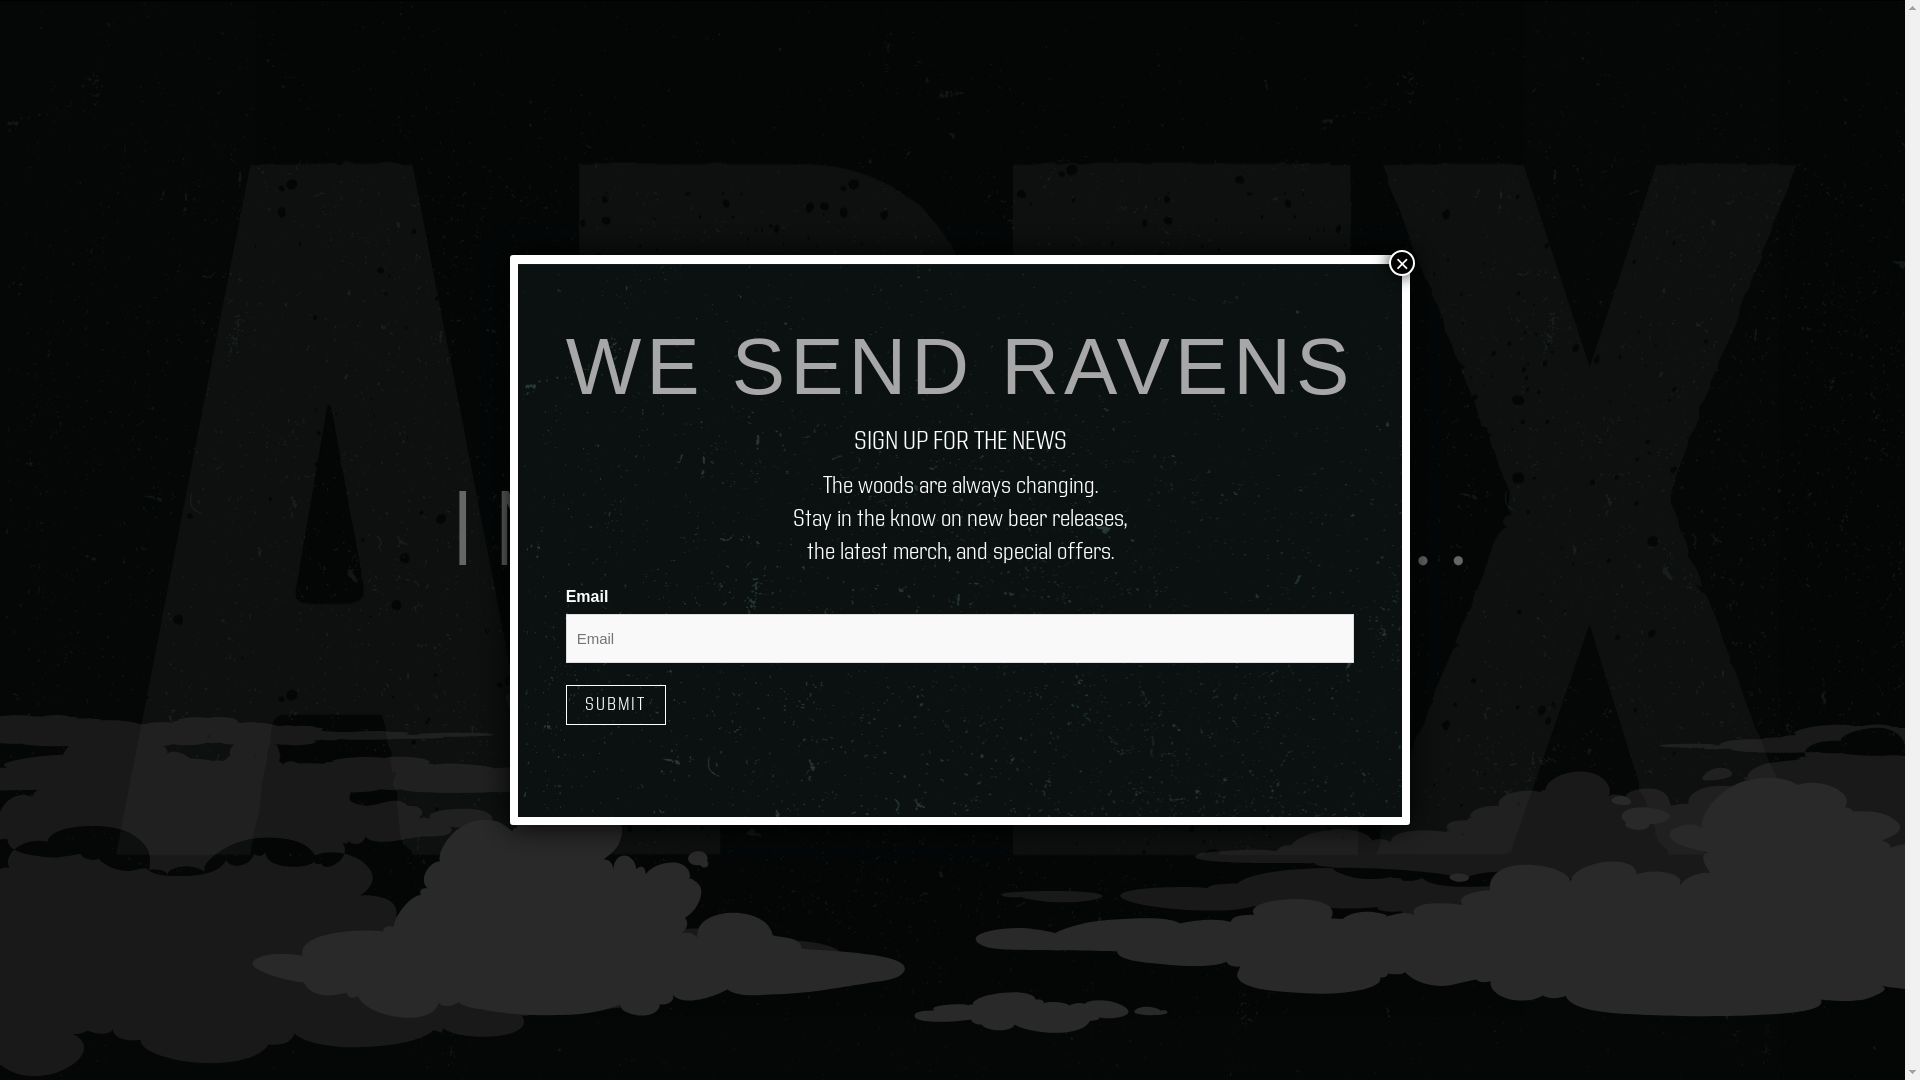  Describe the element at coordinates (614, 704) in the screenshot. I see `'Submit'` at that location.